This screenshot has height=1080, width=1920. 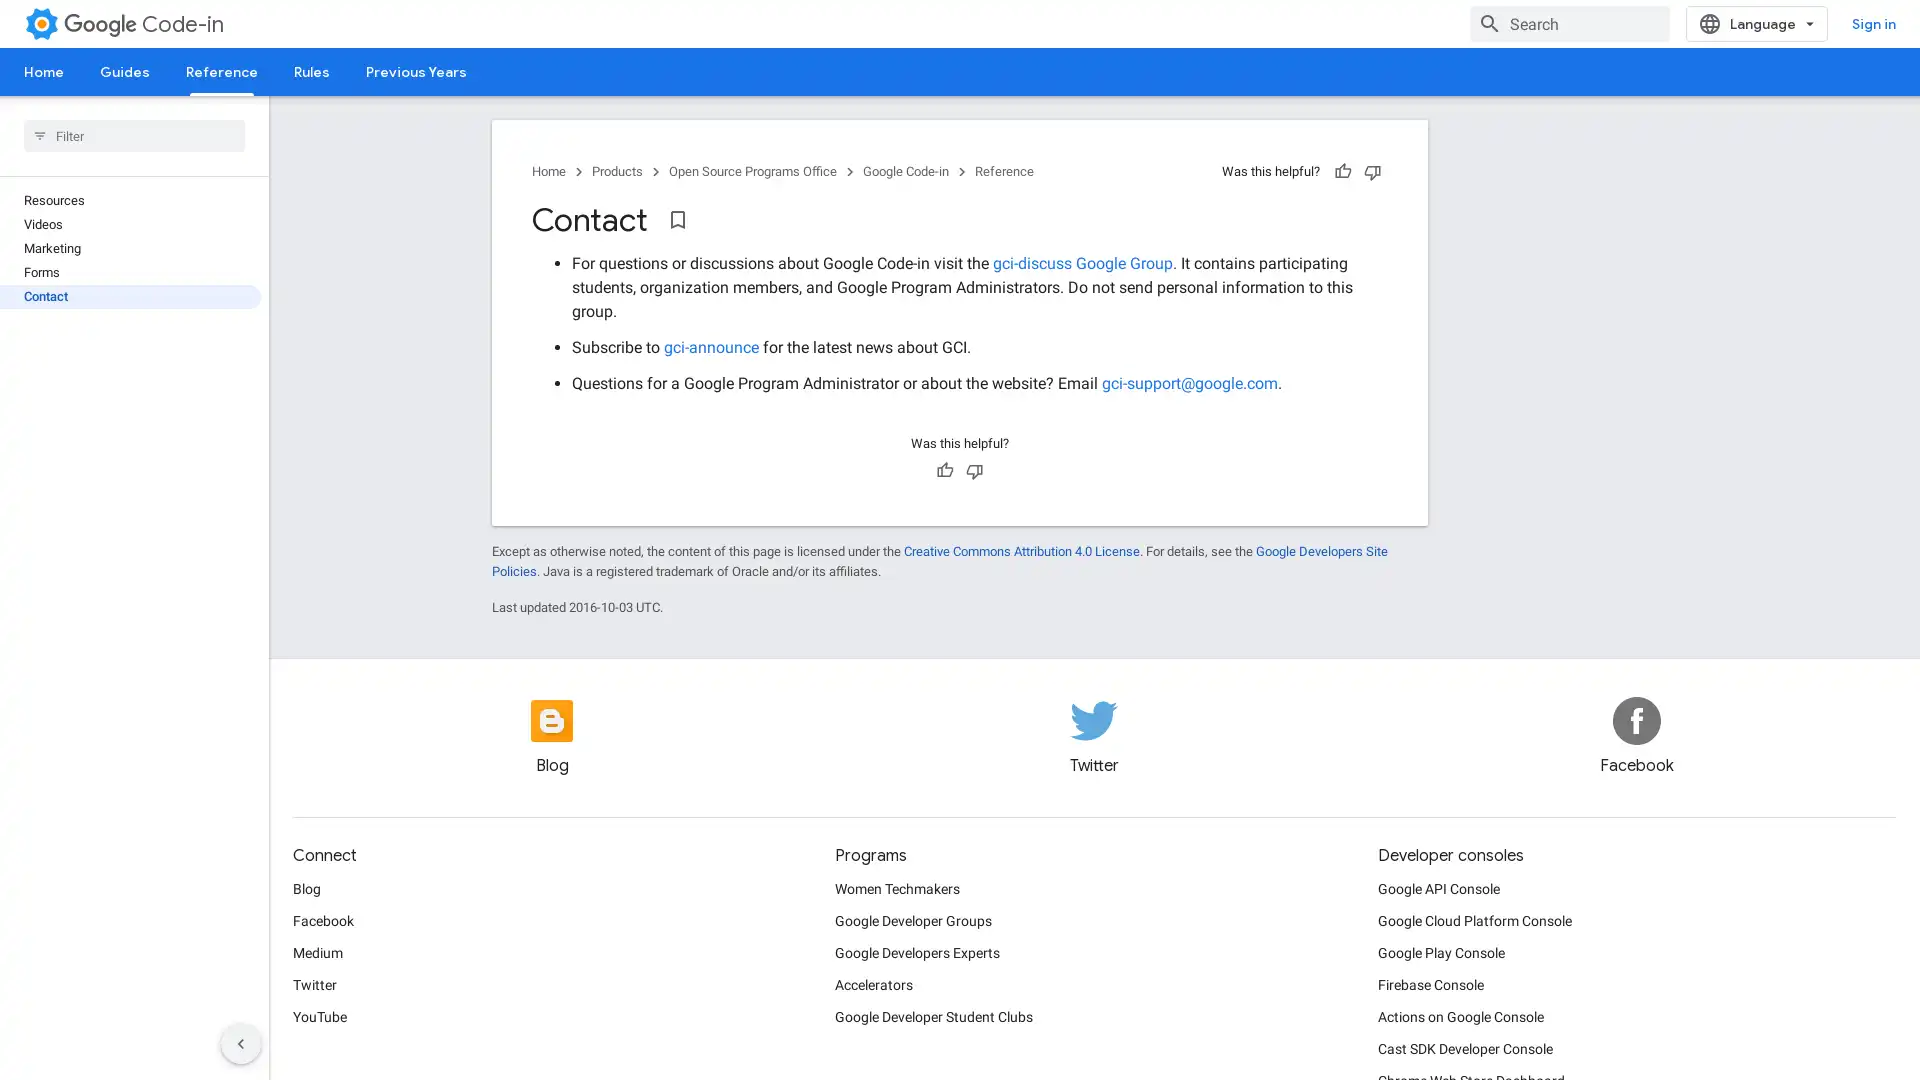 What do you see at coordinates (944, 470) in the screenshot?
I see `Helpful` at bounding box center [944, 470].